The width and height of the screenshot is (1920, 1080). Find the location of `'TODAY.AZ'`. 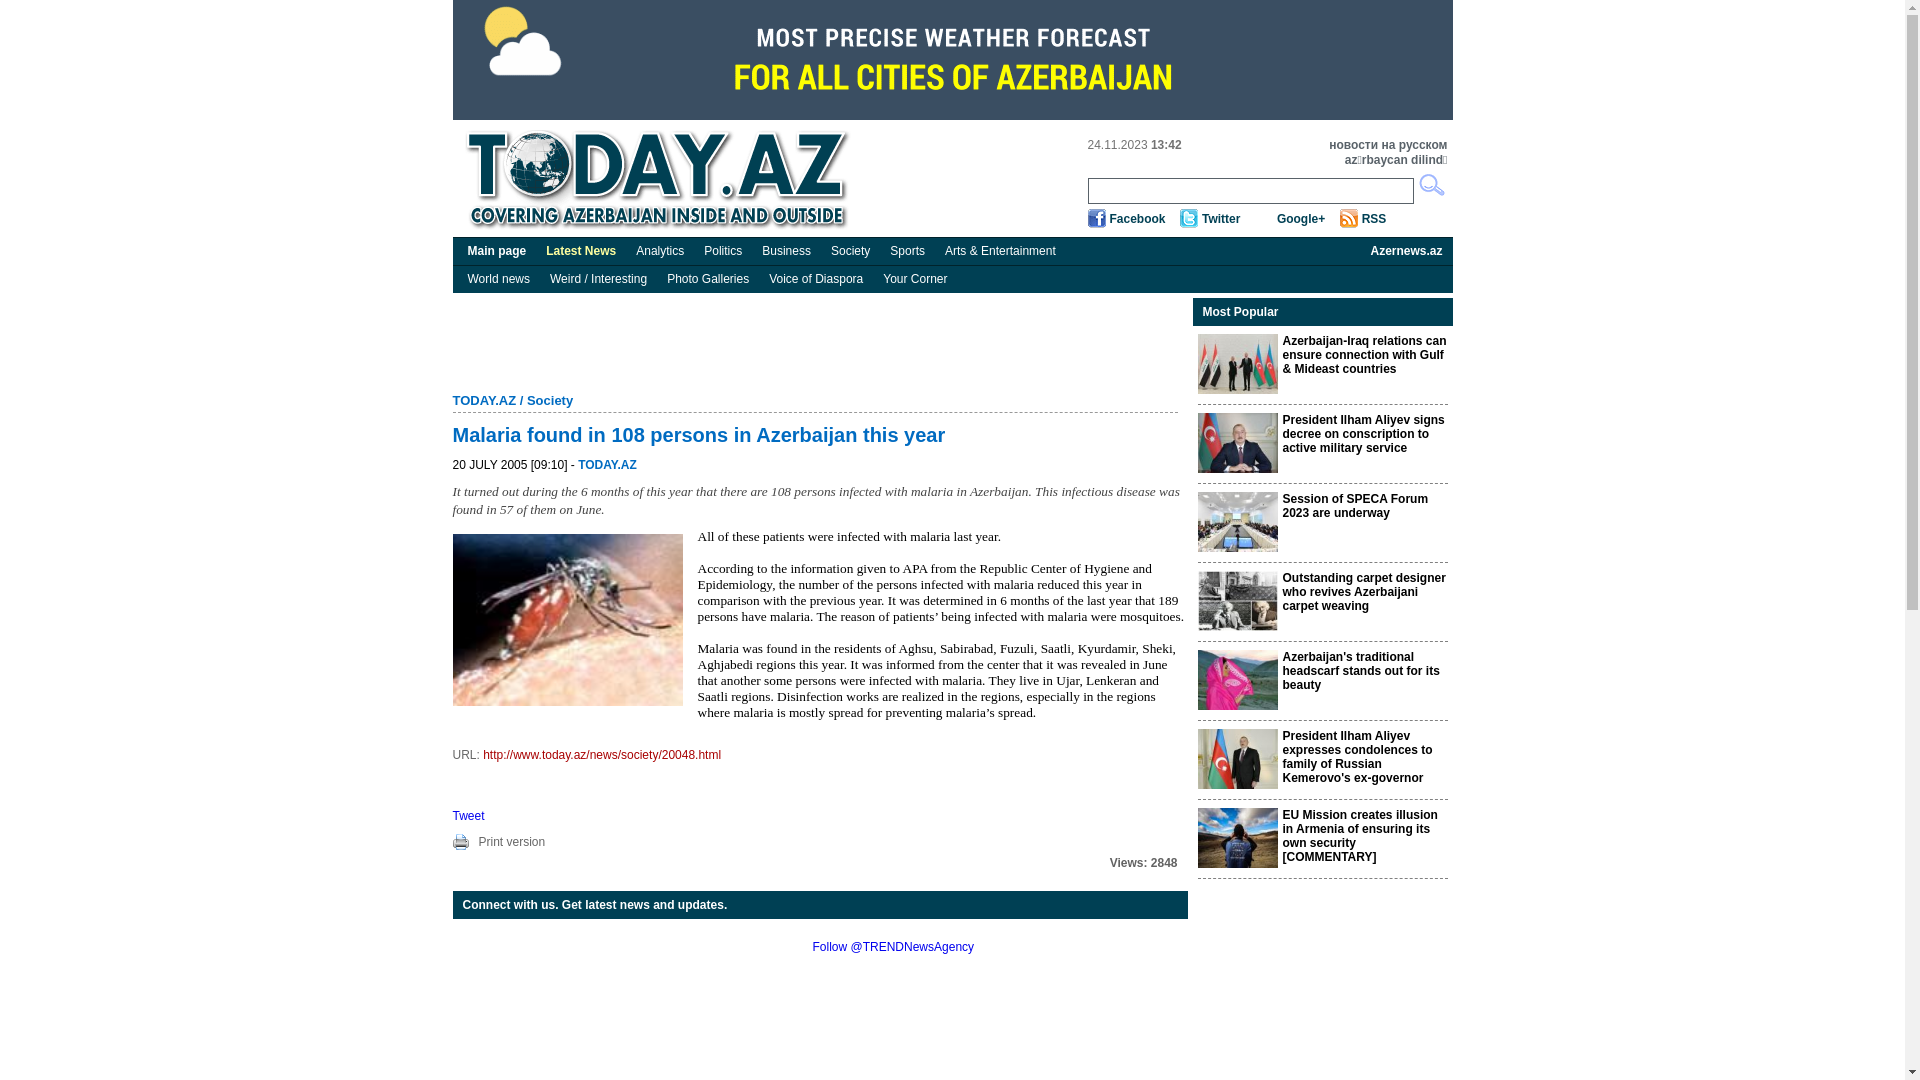

'TODAY.AZ' is located at coordinates (450, 400).